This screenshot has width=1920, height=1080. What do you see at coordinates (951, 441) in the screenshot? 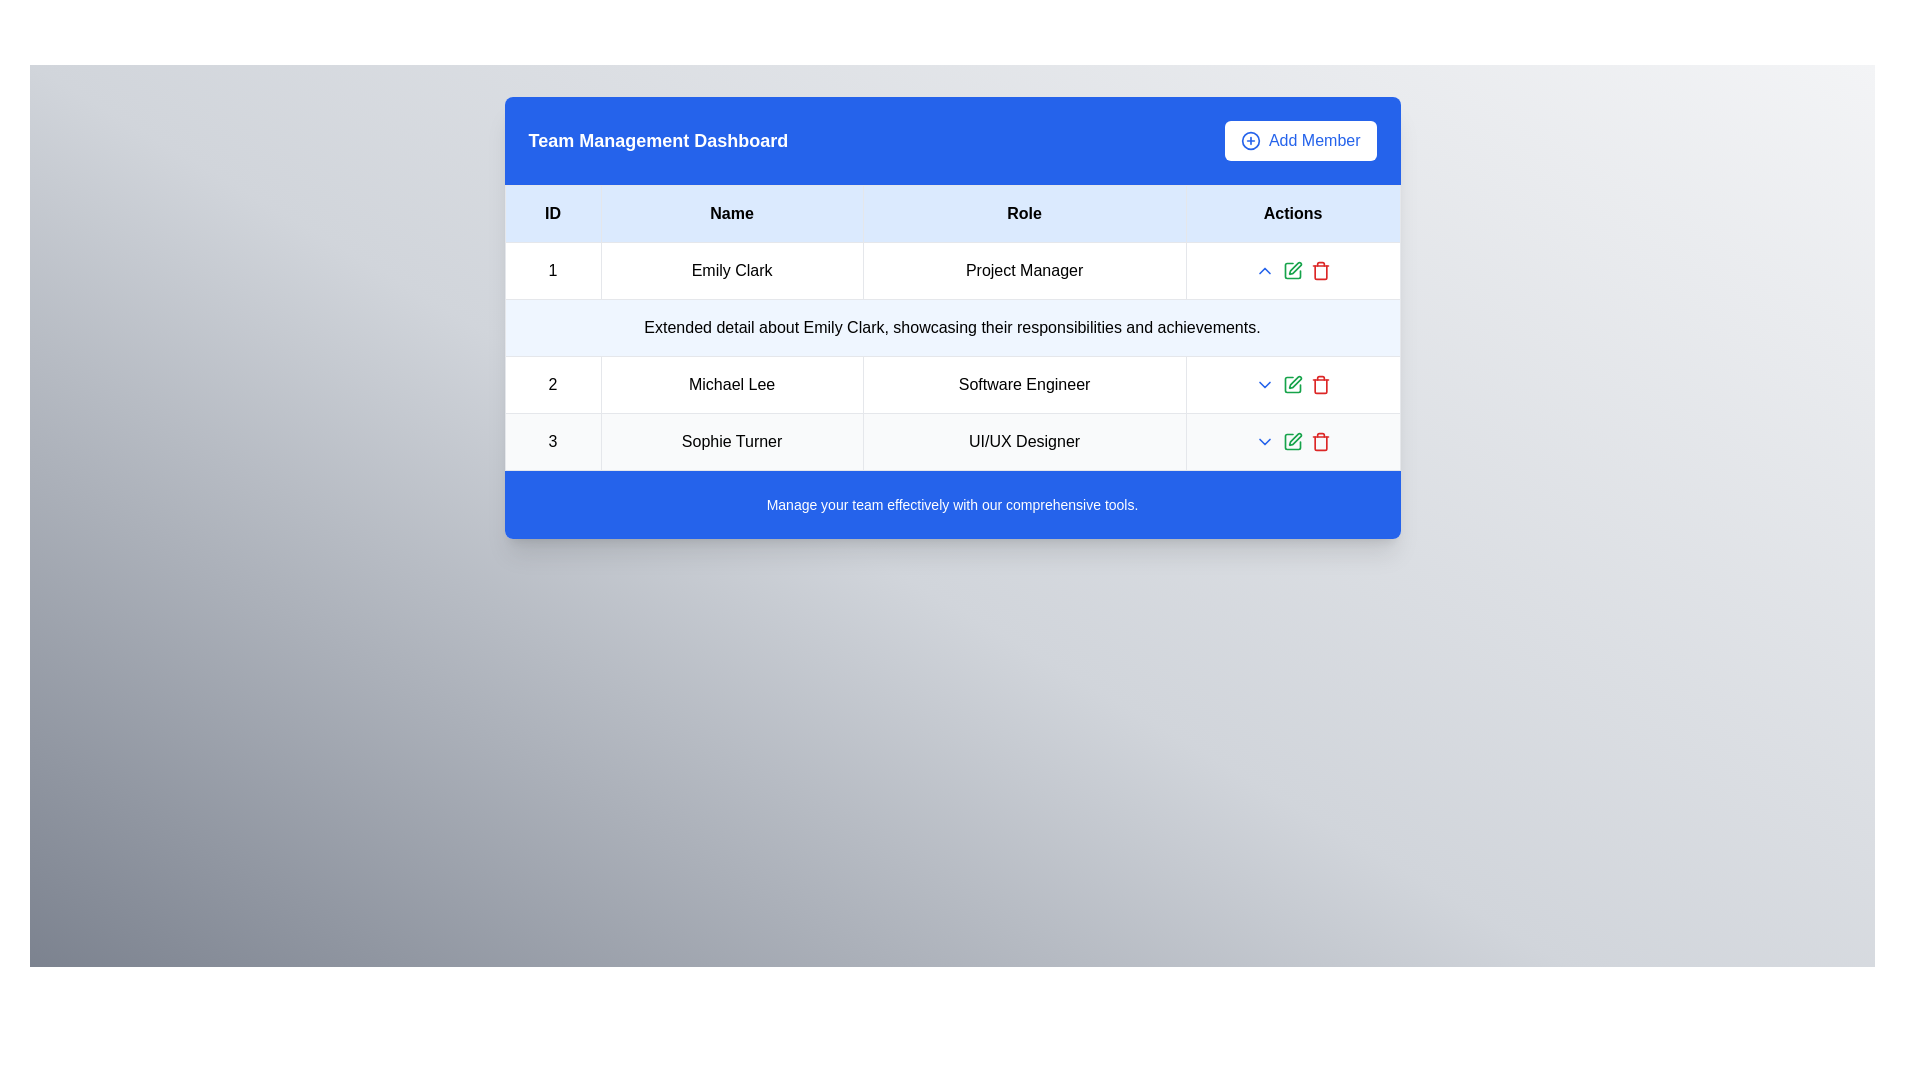
I see `information displayed in the table row for Sophie Turner, which includes their ID, name, and role, located in the Team Management Dashboard under the third data row` at bounding box center [951, 441].